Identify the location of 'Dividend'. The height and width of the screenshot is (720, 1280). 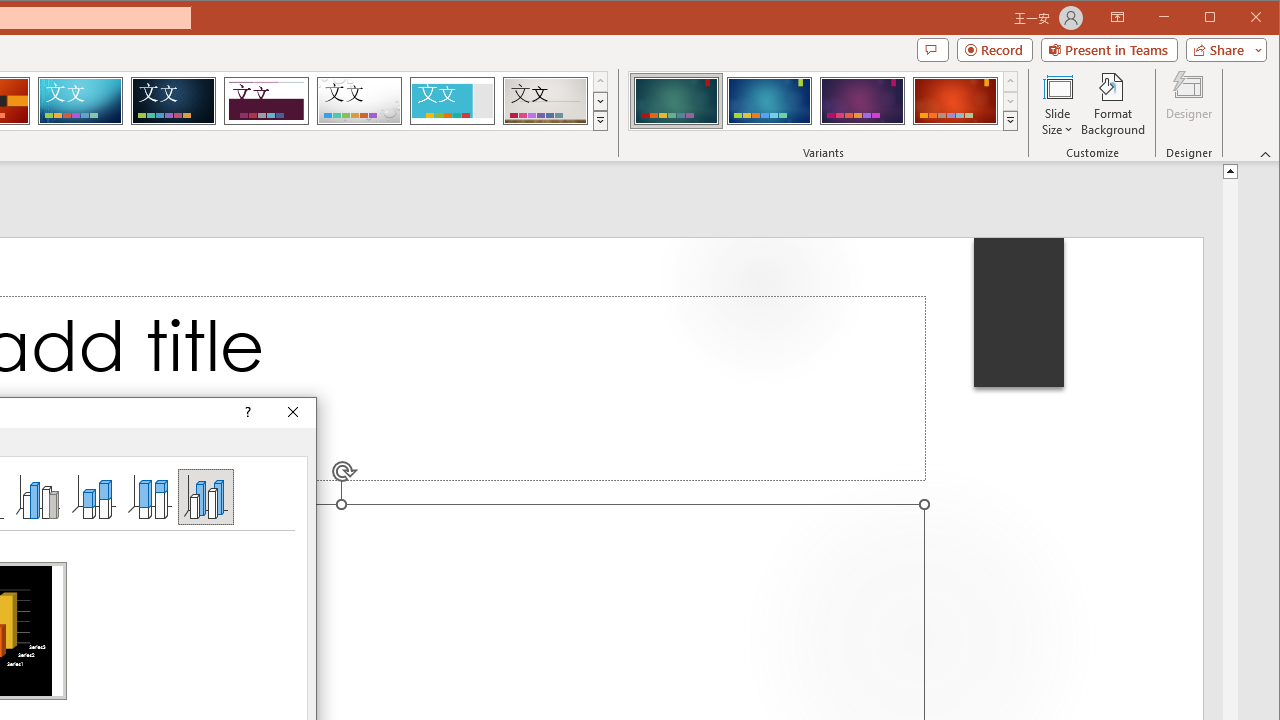
(265, 100).